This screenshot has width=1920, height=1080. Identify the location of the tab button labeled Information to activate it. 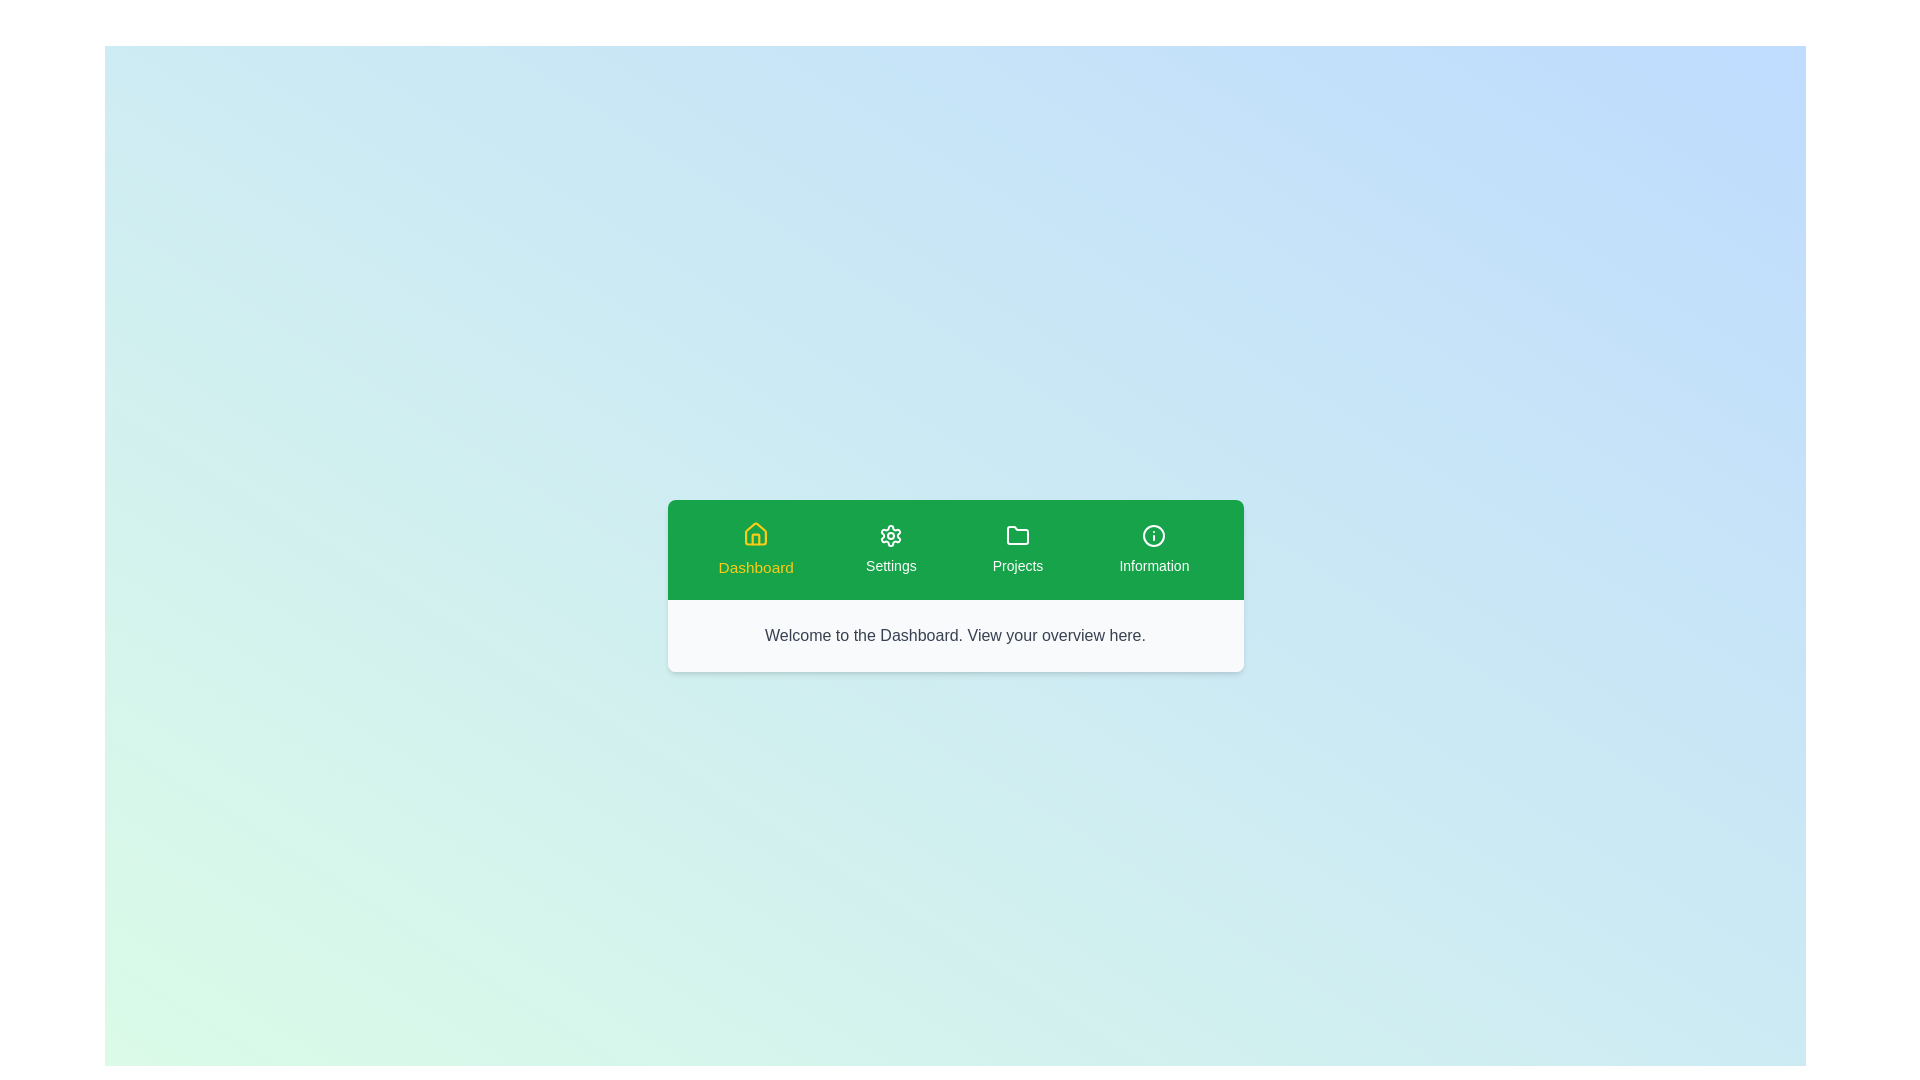
(1154, 550).